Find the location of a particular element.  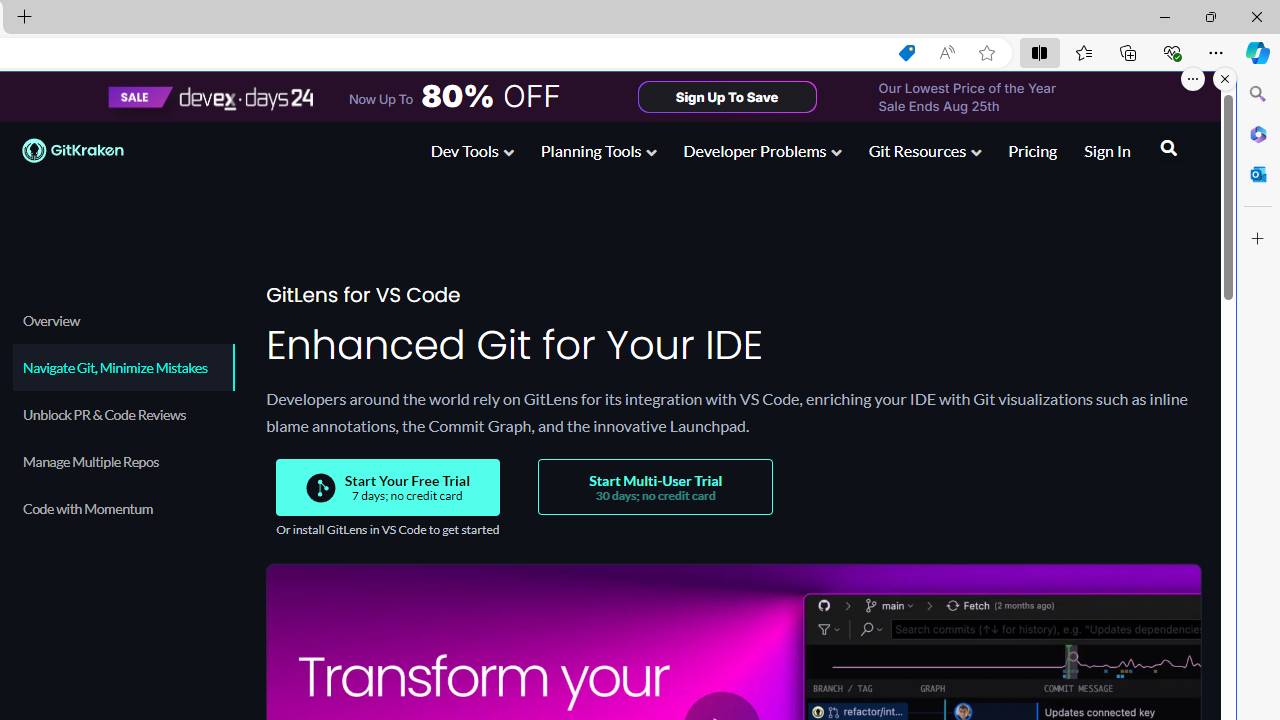

'Sign In' is located at coordinates (1106, 152).